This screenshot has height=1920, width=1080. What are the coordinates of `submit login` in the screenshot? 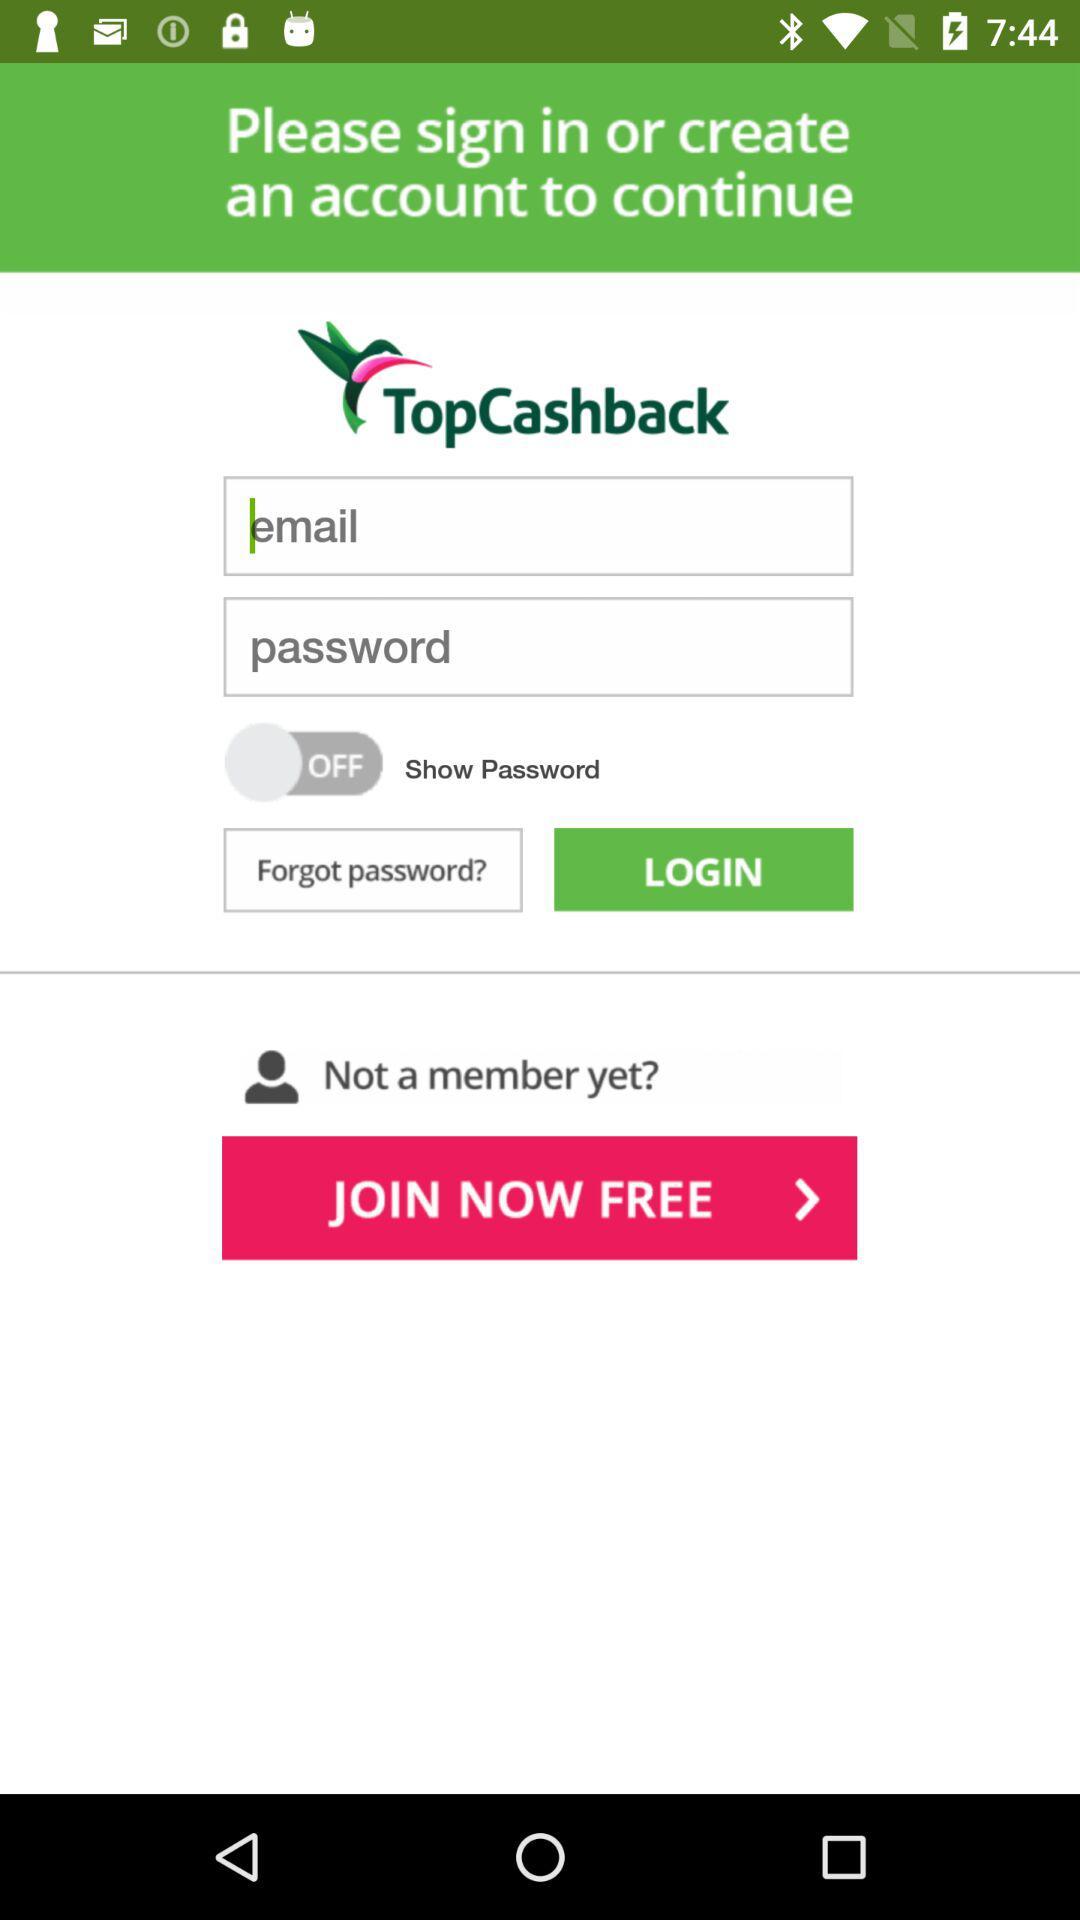 It's located at (702, 874).